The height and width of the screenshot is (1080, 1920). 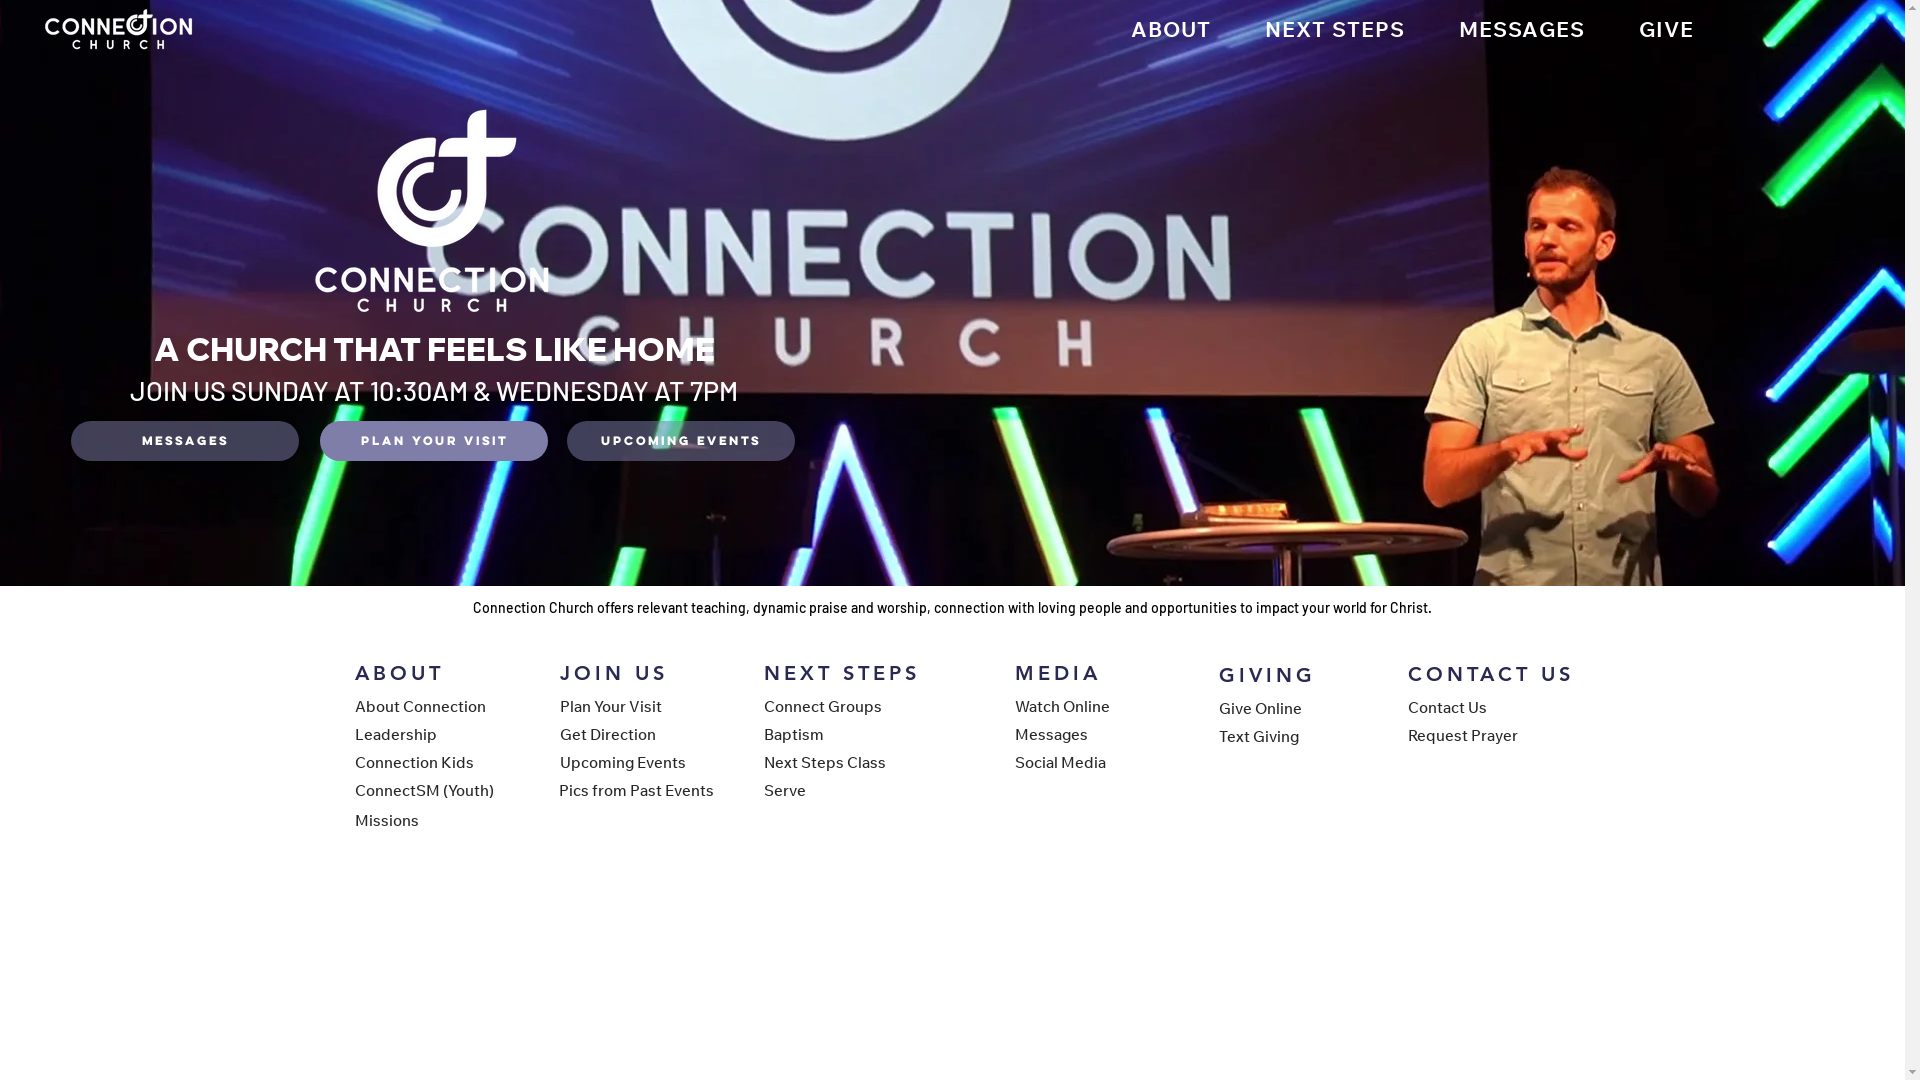 I want to click on 'Plan Your Visit', so click(x=629, y=704).